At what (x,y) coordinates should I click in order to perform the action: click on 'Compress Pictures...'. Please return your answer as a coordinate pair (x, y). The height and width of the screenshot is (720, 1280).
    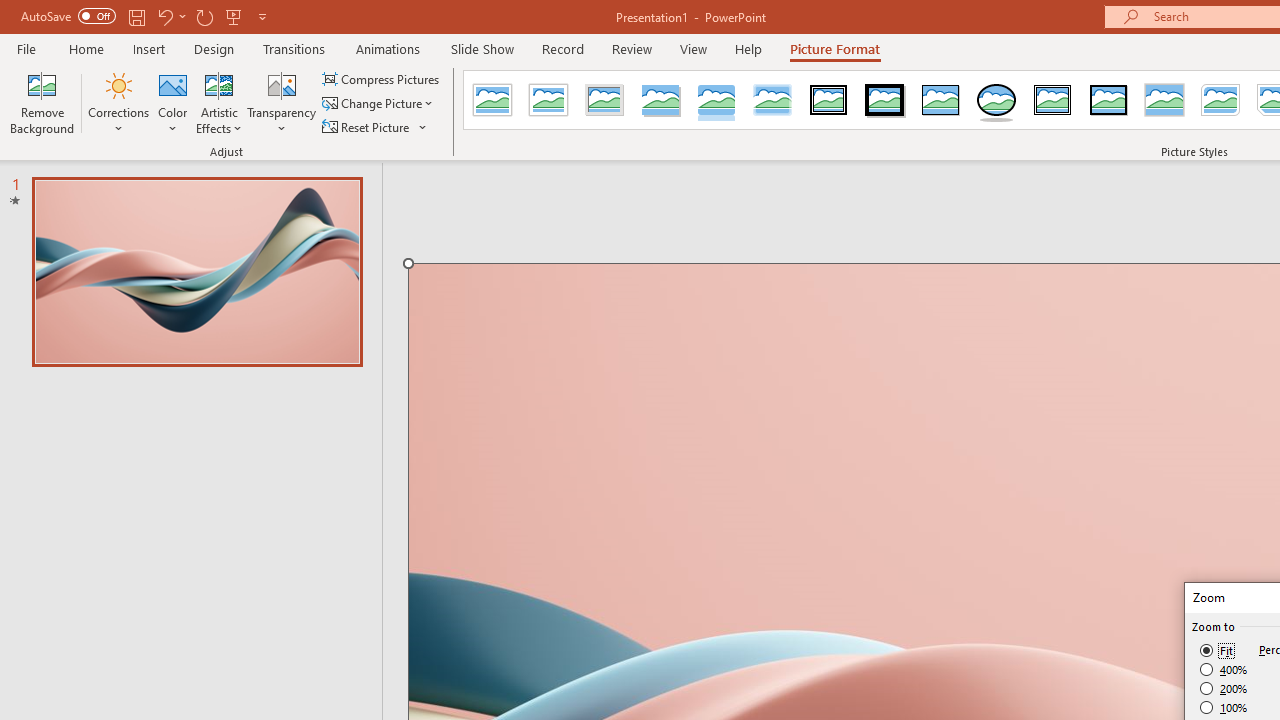
    Looking at the image, I should click on (382, 78).